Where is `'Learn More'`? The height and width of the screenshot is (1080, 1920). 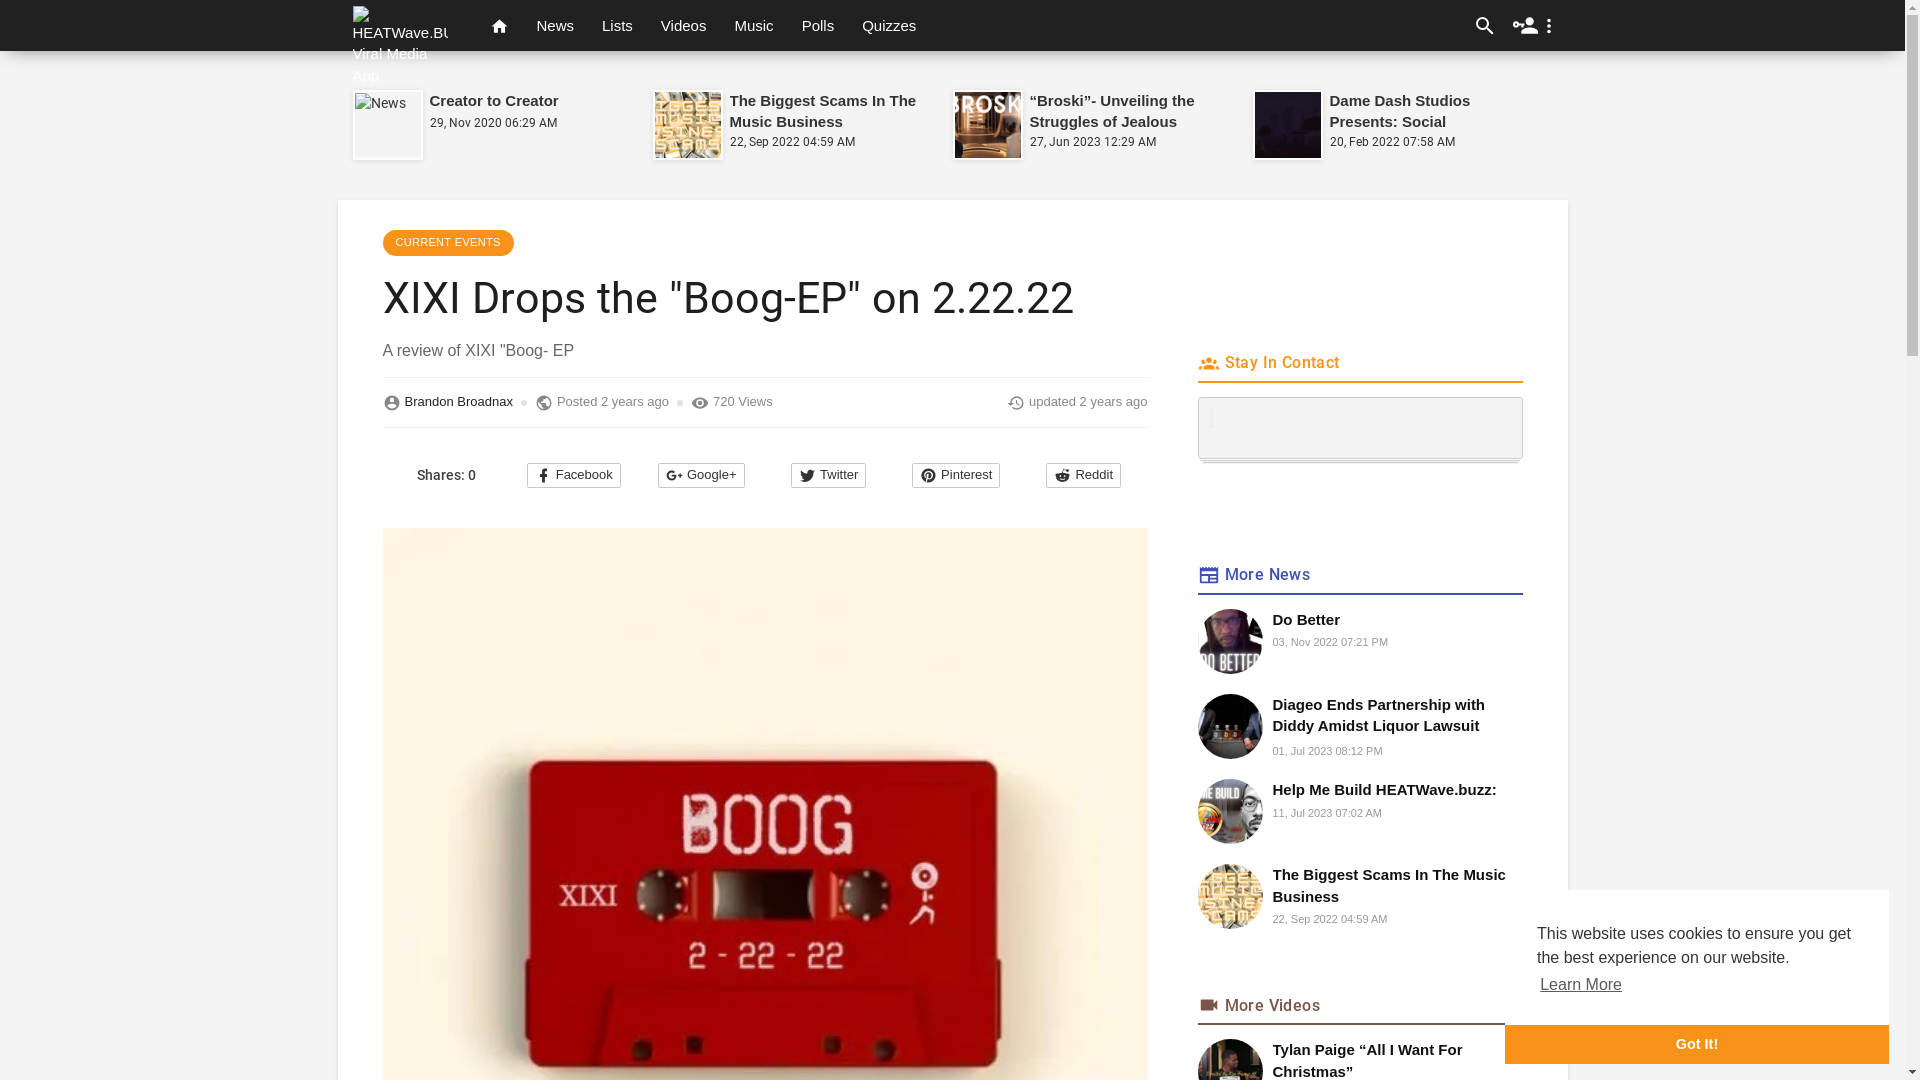
'Learn More' is located at coordinates (1579, 983).